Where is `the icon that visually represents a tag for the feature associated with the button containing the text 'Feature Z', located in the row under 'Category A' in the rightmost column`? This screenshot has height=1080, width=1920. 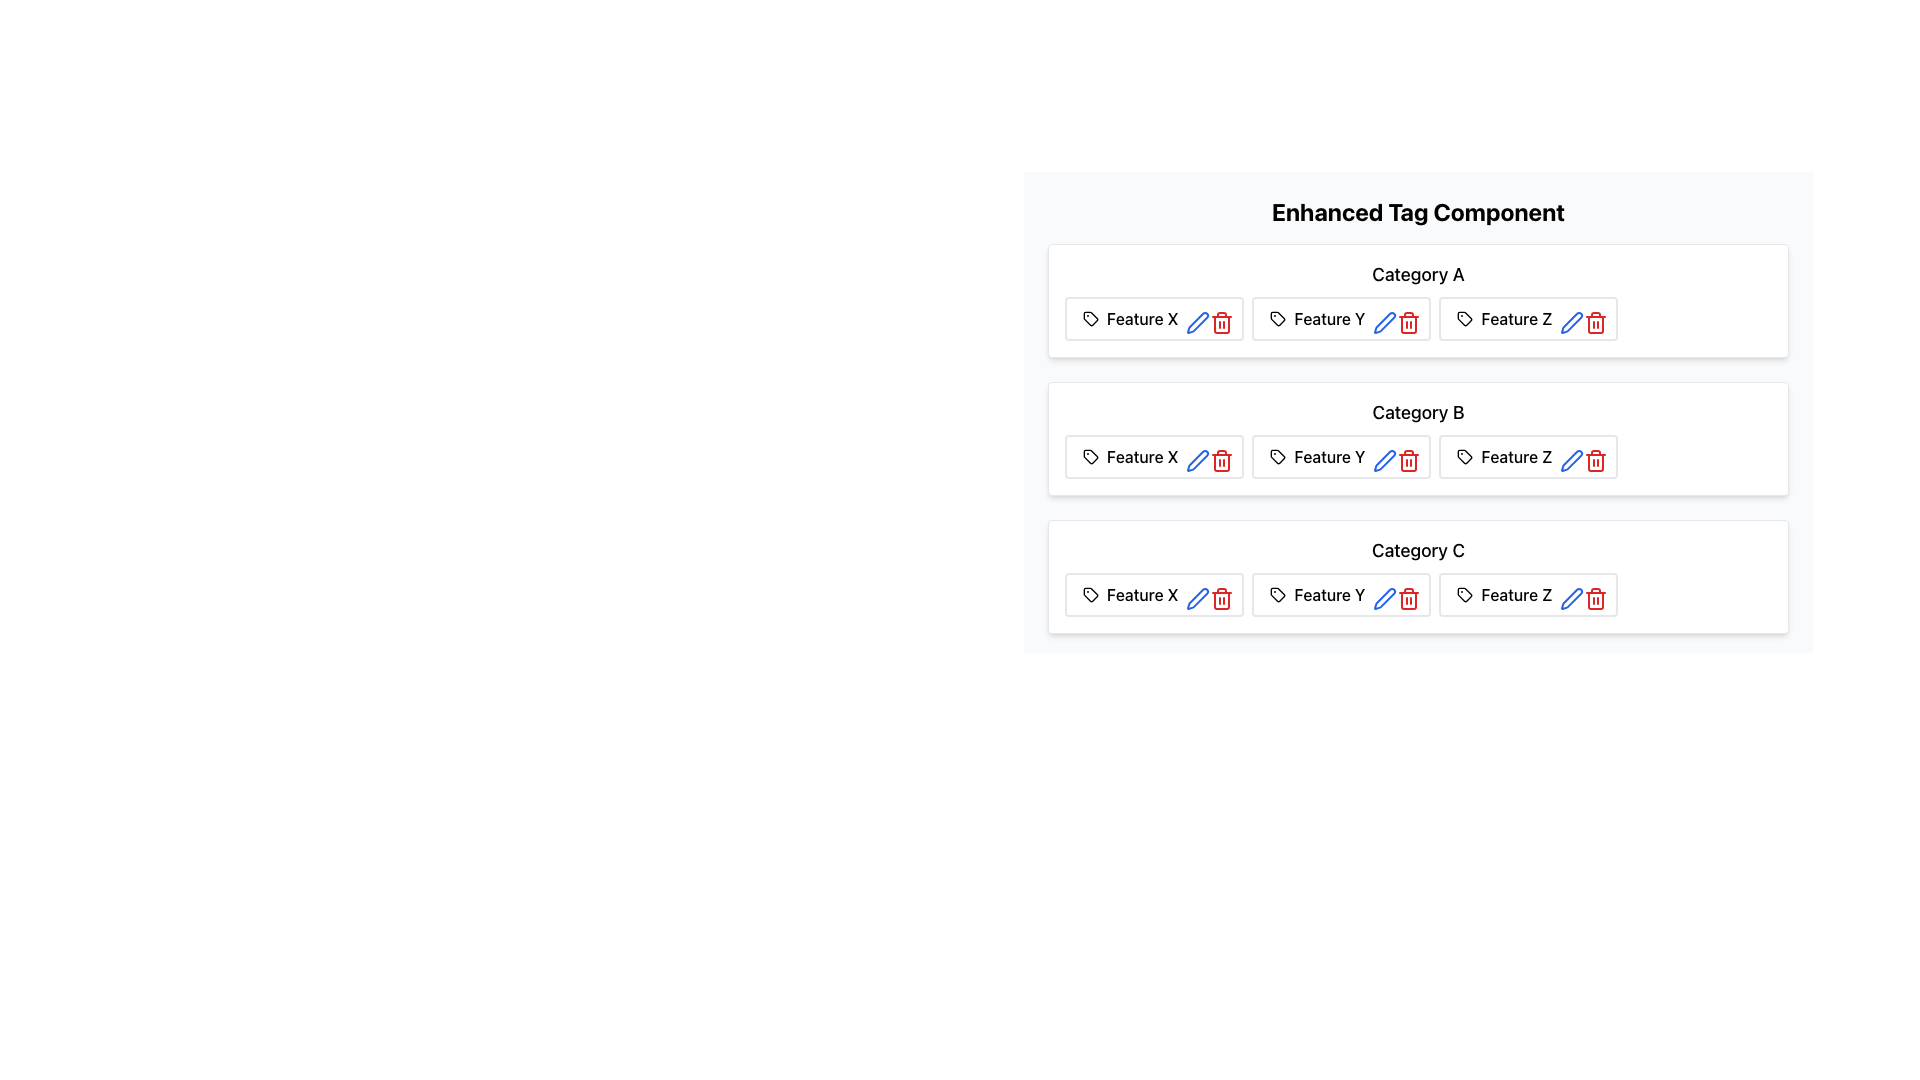
the icon that visually represents a tag for the feature associated with the button containing the text 'Feature Z', located in the row under 'Category A' in the rightmost column is located at coordinates (1465, 318).